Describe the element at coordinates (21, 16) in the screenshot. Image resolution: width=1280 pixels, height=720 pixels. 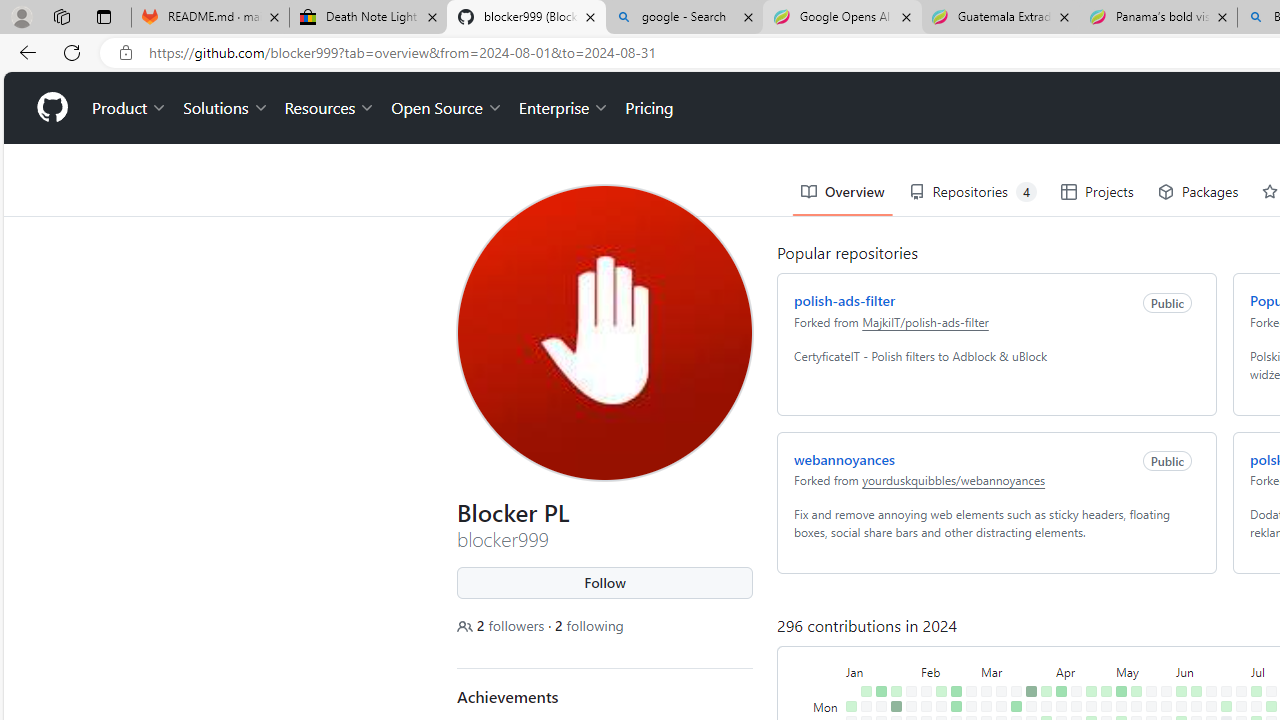
I see `'Personal Profile'` at that location.